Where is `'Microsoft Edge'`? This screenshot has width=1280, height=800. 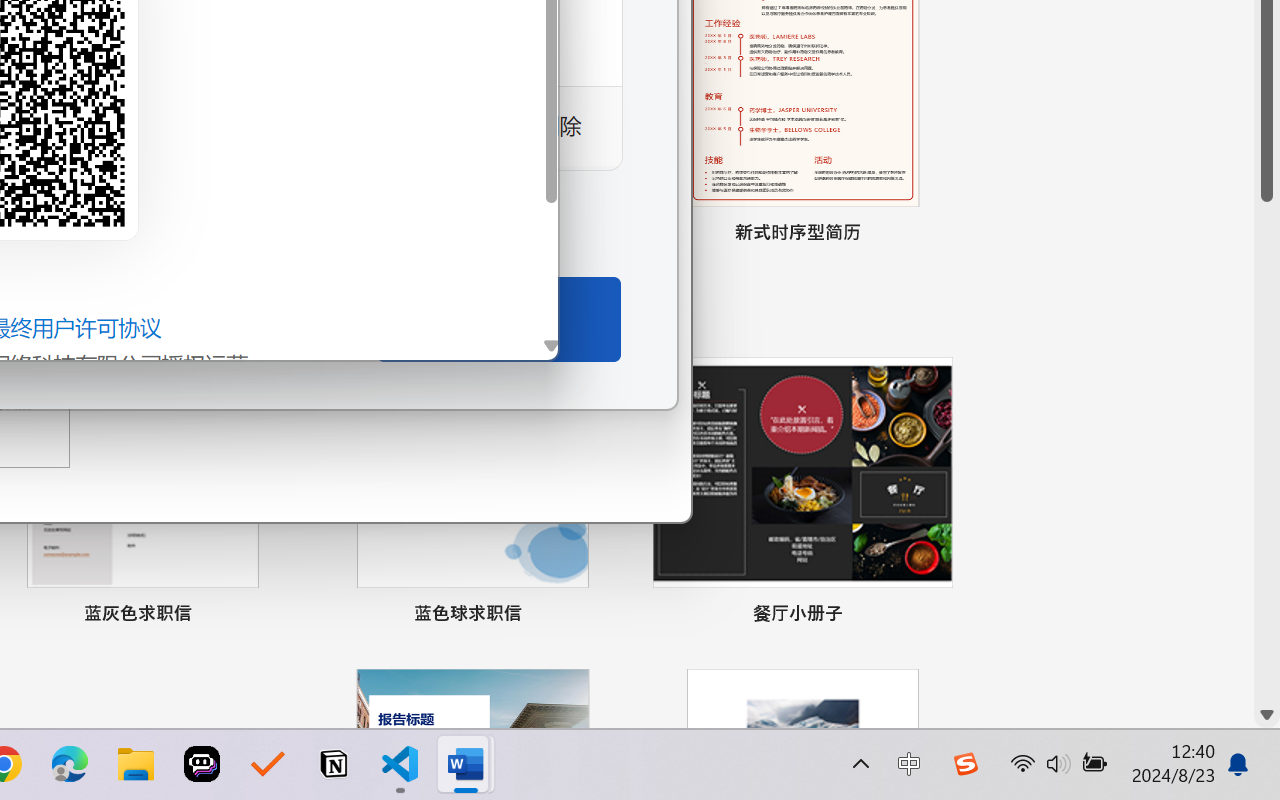 'Microsoft Edge' is located at coordinates (69, 764).